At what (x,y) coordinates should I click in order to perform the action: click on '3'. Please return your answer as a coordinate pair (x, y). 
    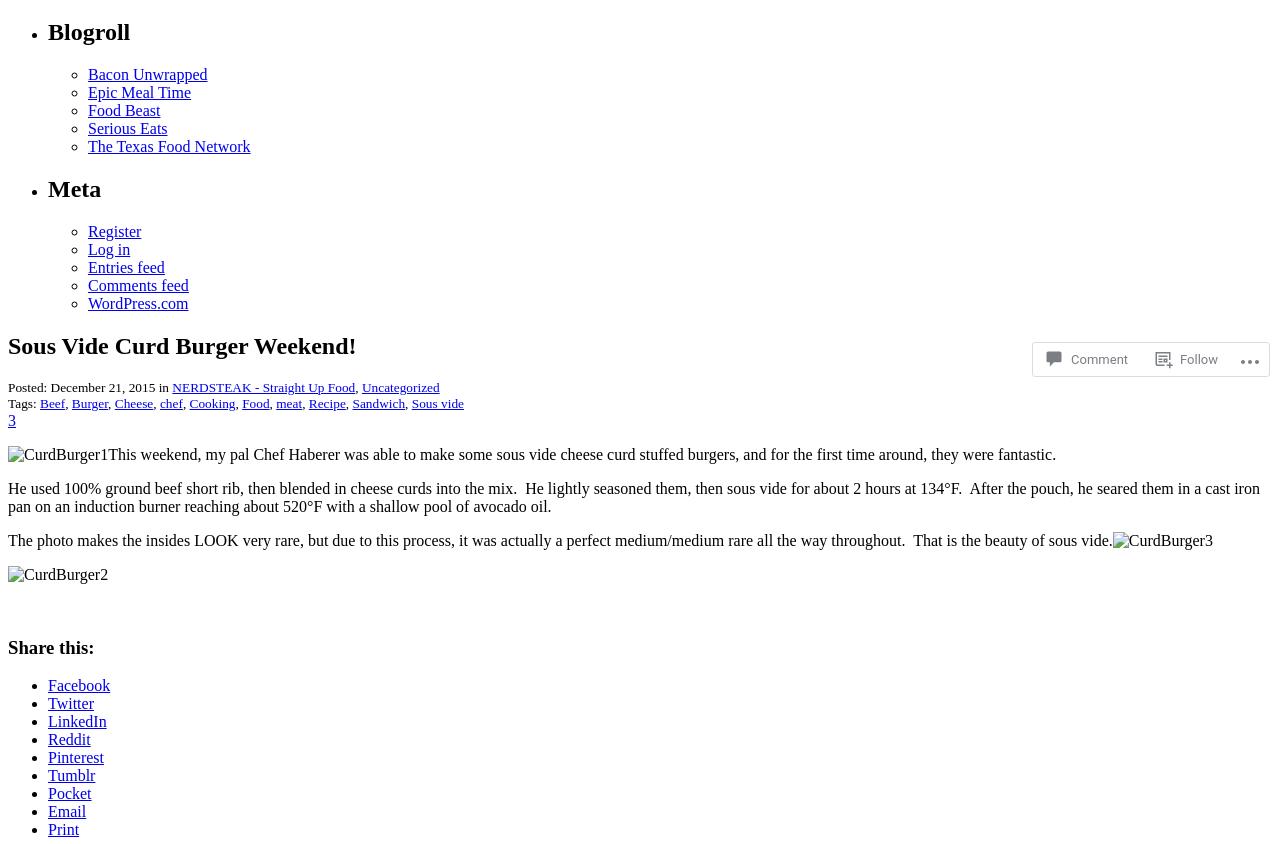
    Looking at the image, I should click on (12, 420).